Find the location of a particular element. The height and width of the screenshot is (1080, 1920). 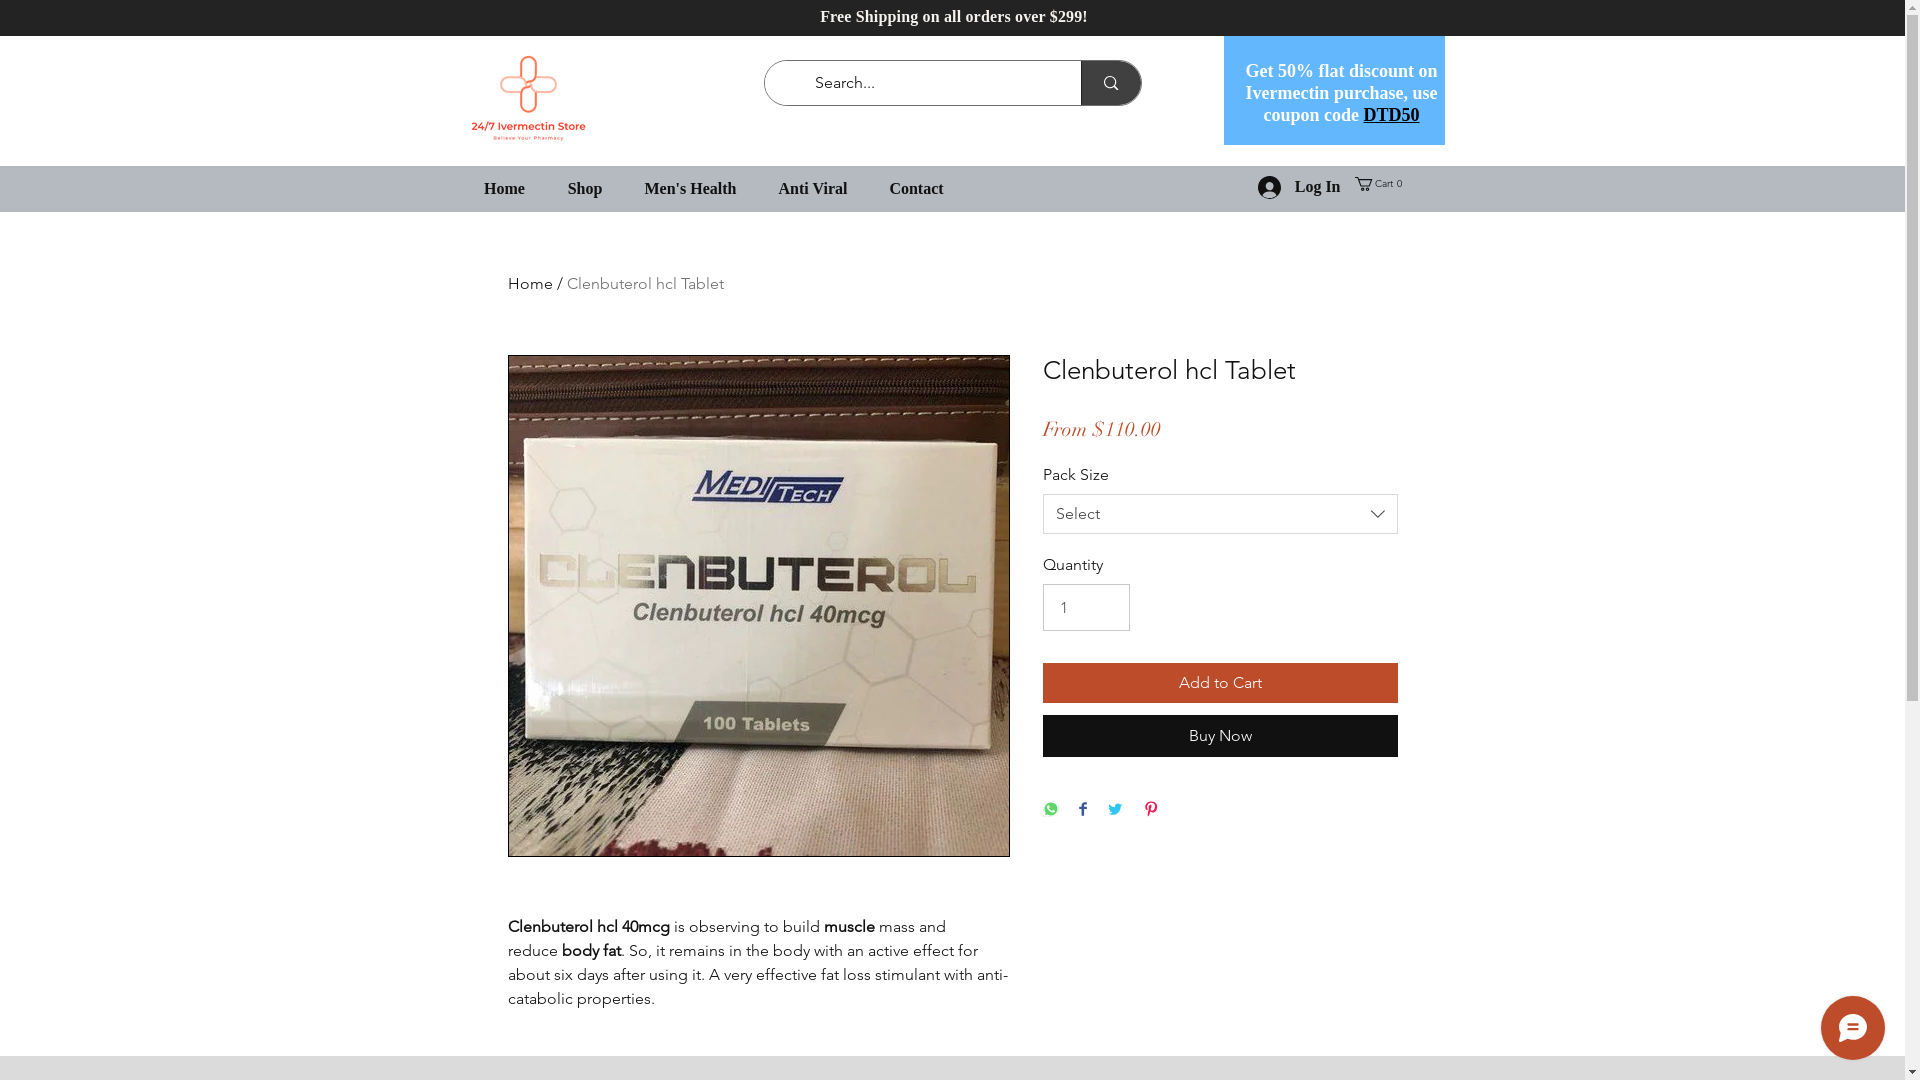

'Home' is located at coordinates (504, 188).